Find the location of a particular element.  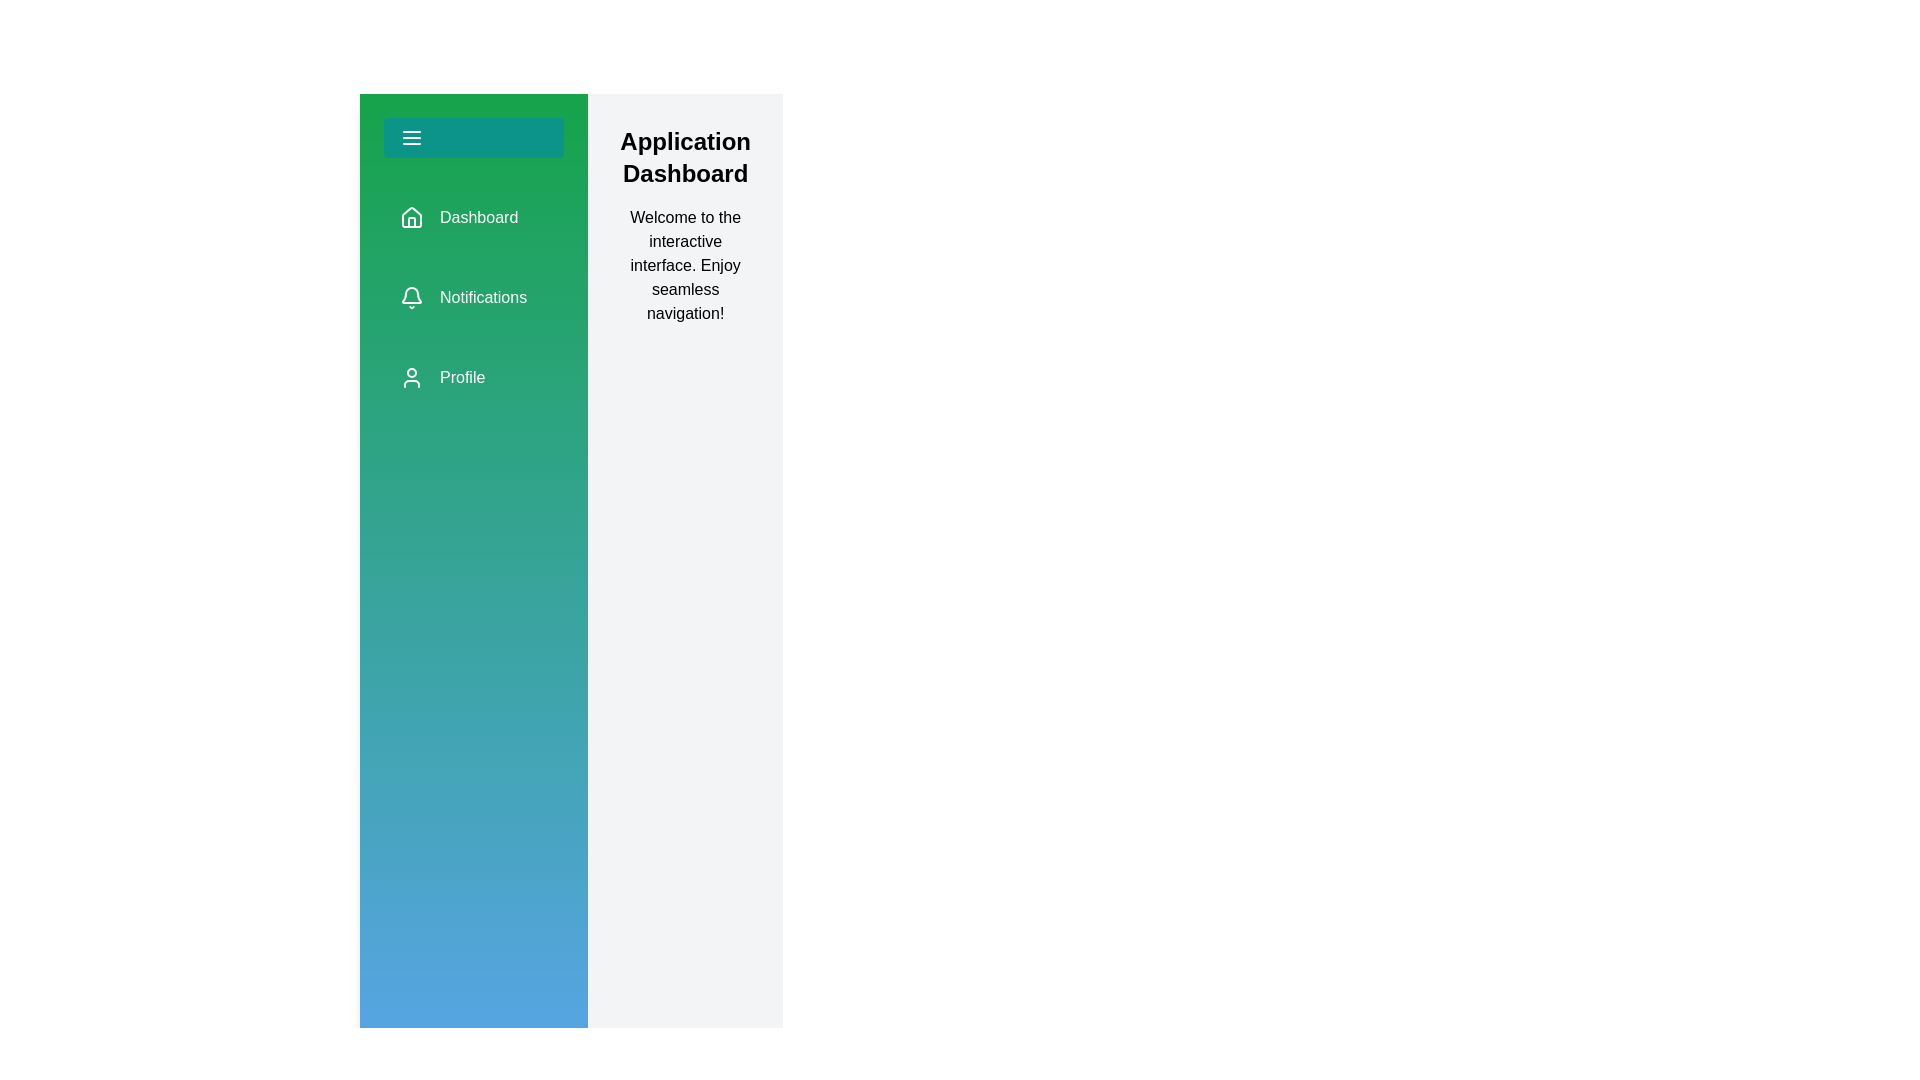

the toggle button to change the drawer state is located at coordinates (473, 137).